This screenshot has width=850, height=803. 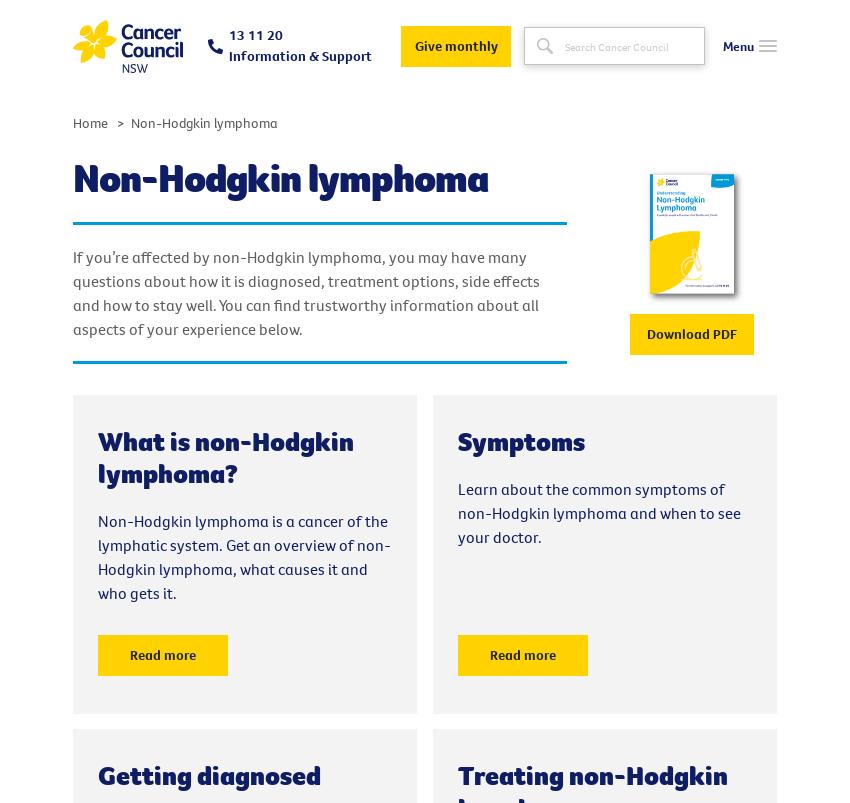 What do you see at coordinates (96, 316) in the screenshot?
I see `'Donate'` at bounding box center [96, 316].